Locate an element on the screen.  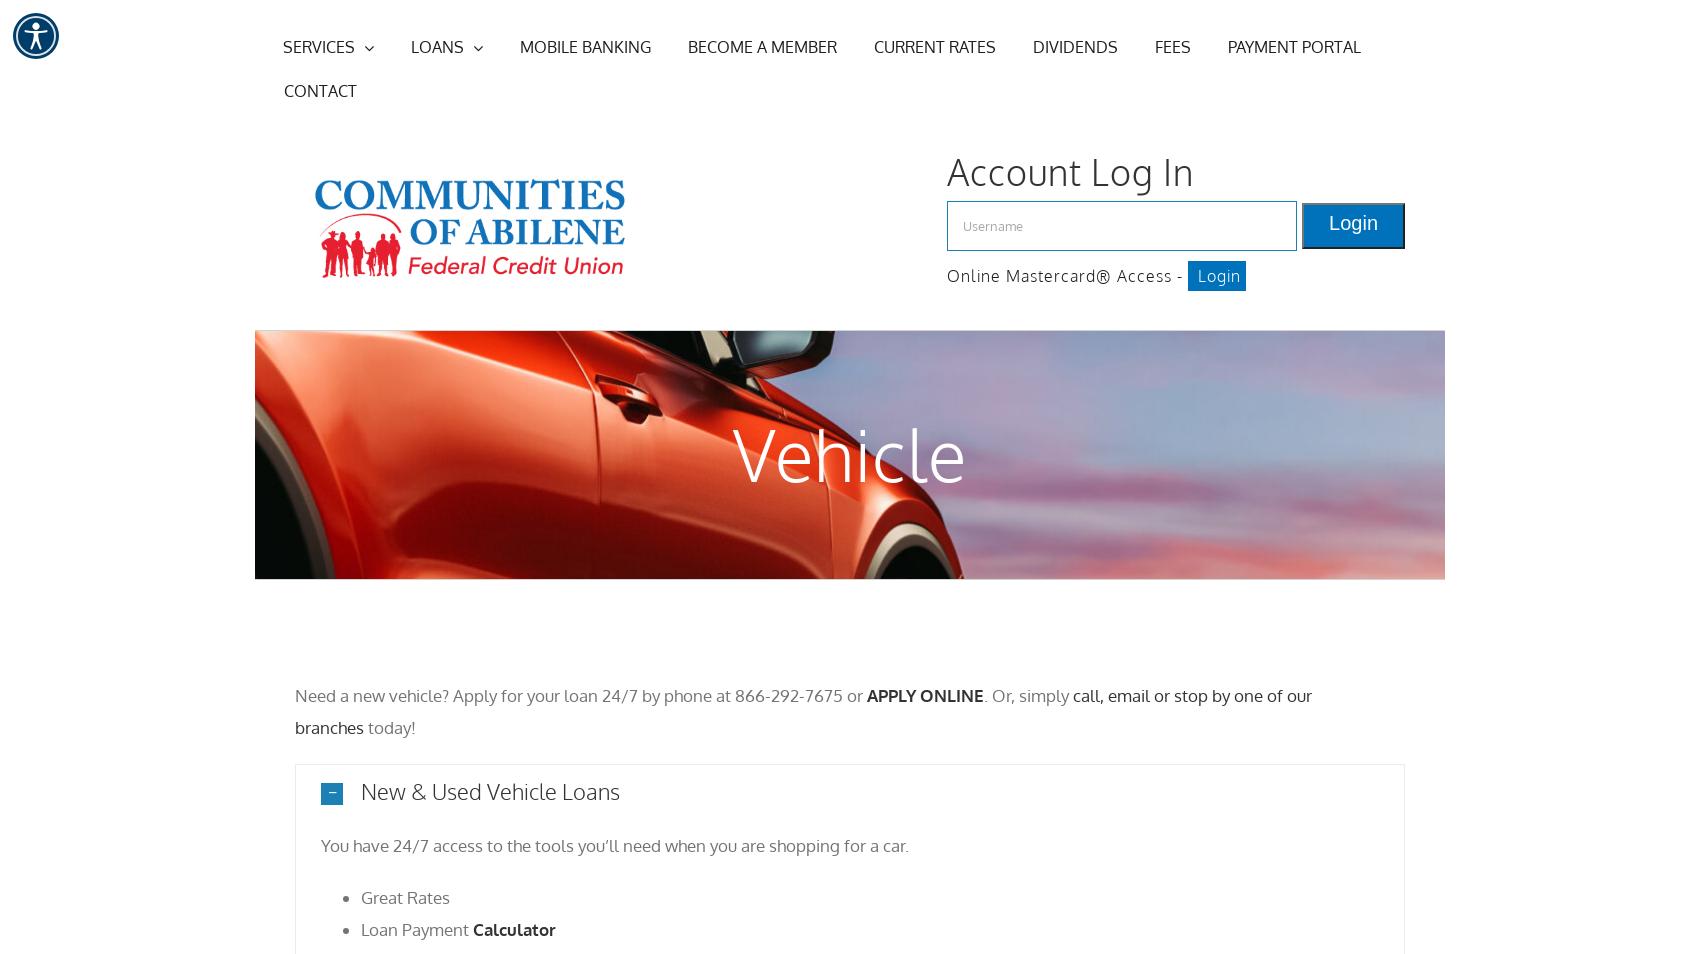
'Vehicle' is located at coordinates (850, 453).